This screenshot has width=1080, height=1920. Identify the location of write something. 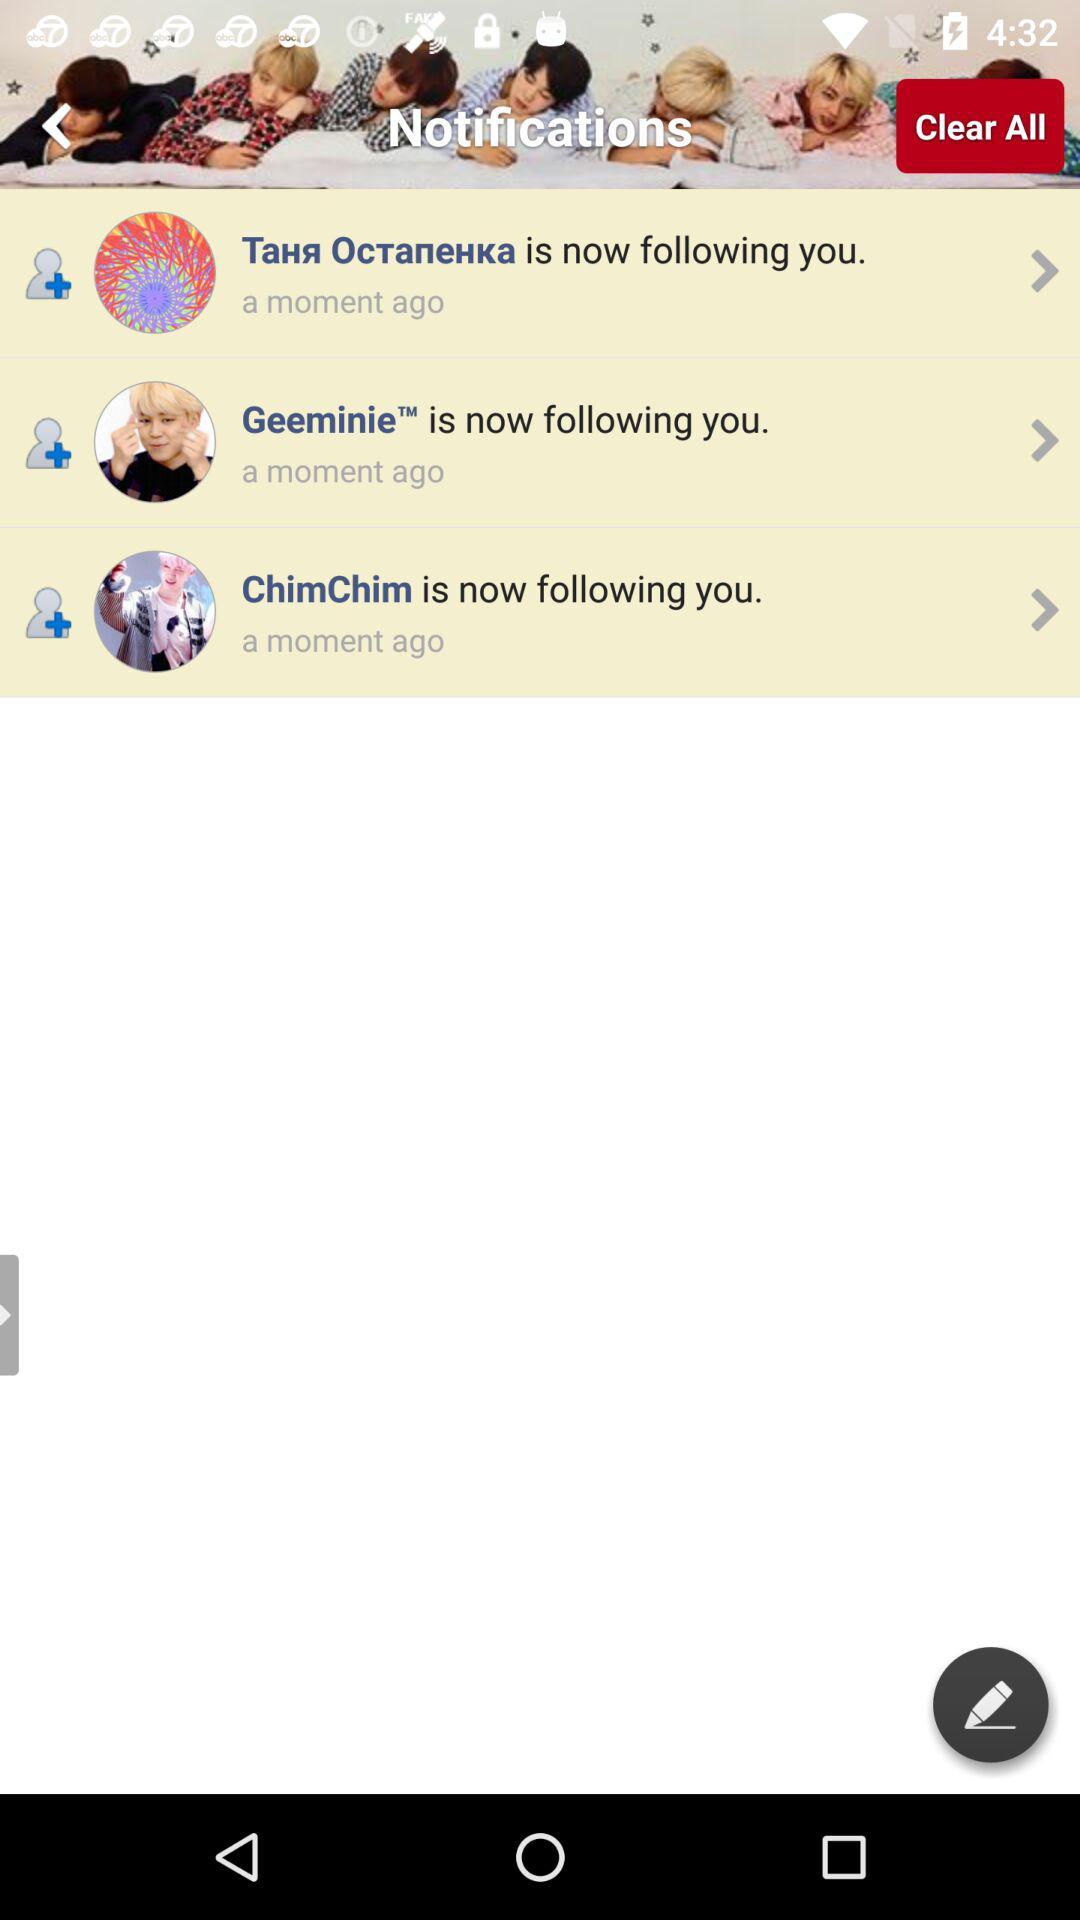
(990, 1703).